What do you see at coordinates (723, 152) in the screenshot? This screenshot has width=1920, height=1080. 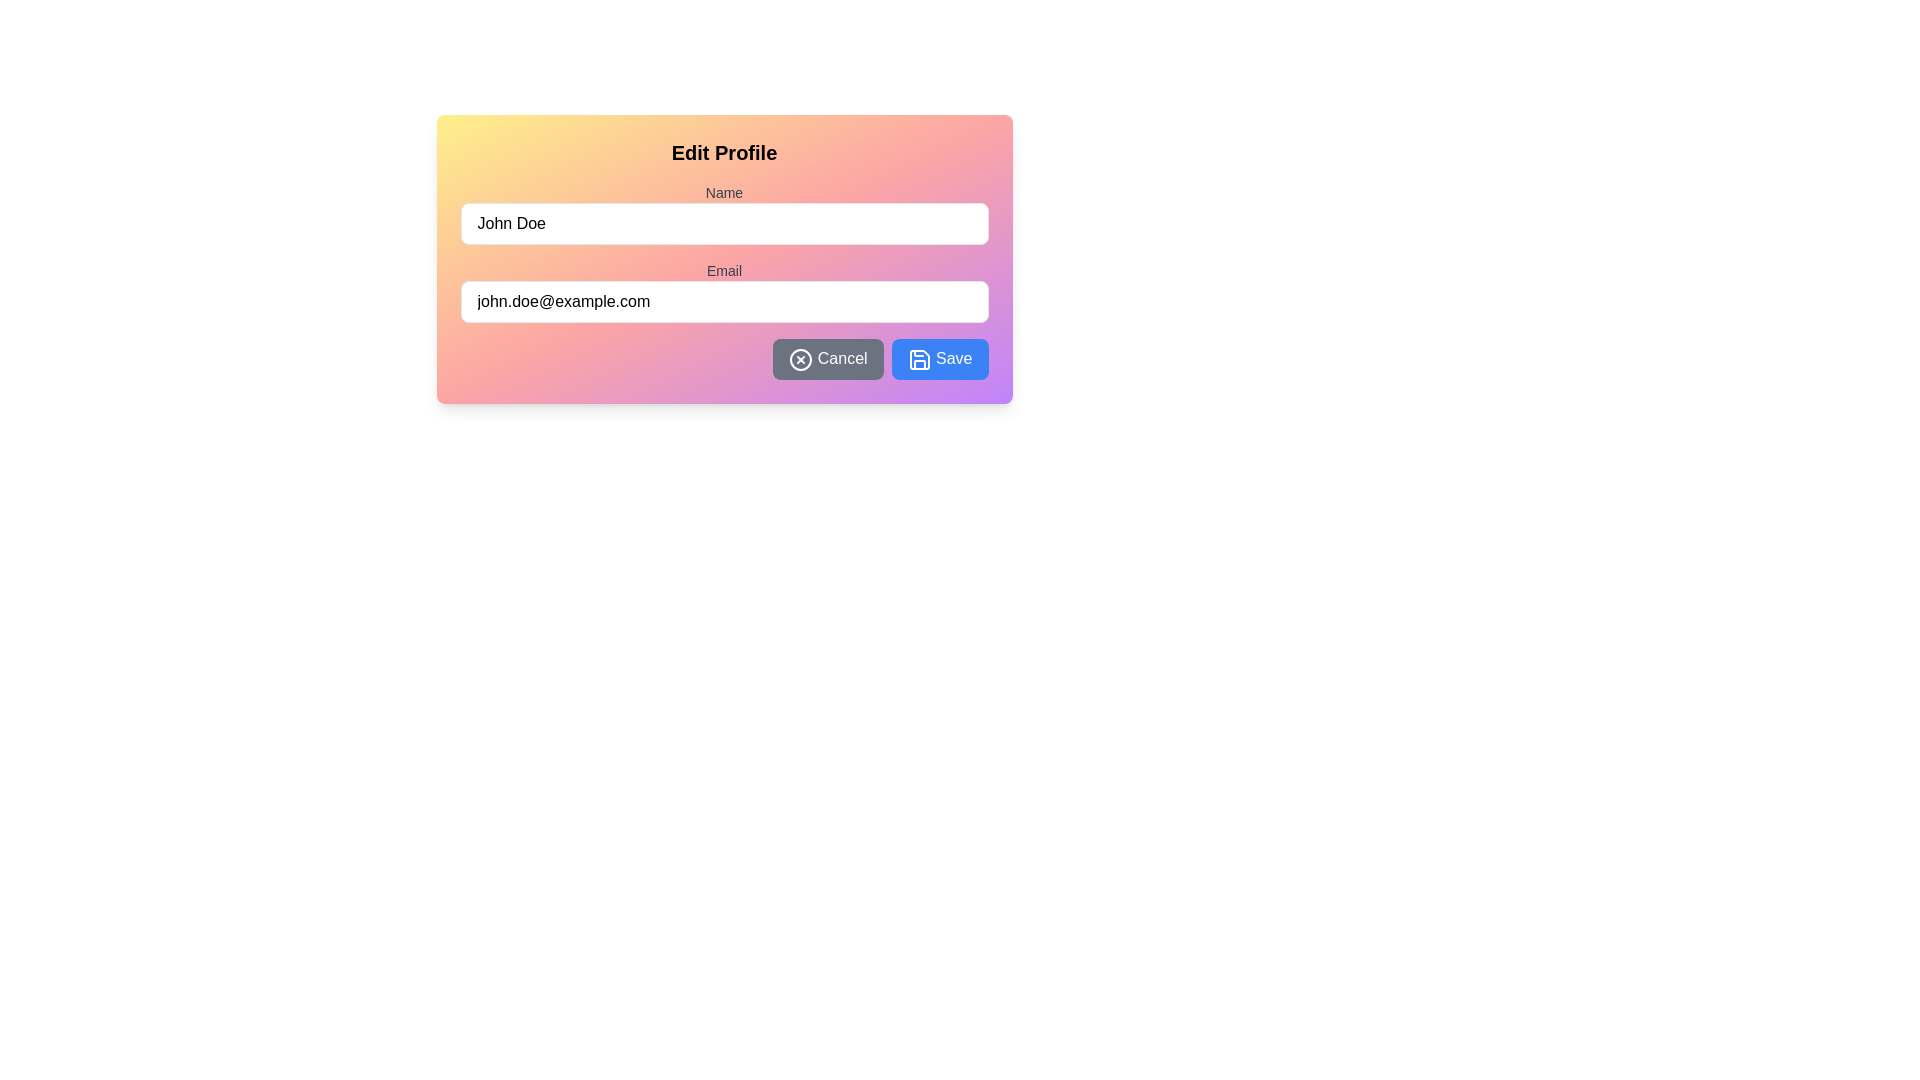 I see `the title text element located at the top of the profile edit card, which indicates the purpose of the section` at bounding box center [723, 152].